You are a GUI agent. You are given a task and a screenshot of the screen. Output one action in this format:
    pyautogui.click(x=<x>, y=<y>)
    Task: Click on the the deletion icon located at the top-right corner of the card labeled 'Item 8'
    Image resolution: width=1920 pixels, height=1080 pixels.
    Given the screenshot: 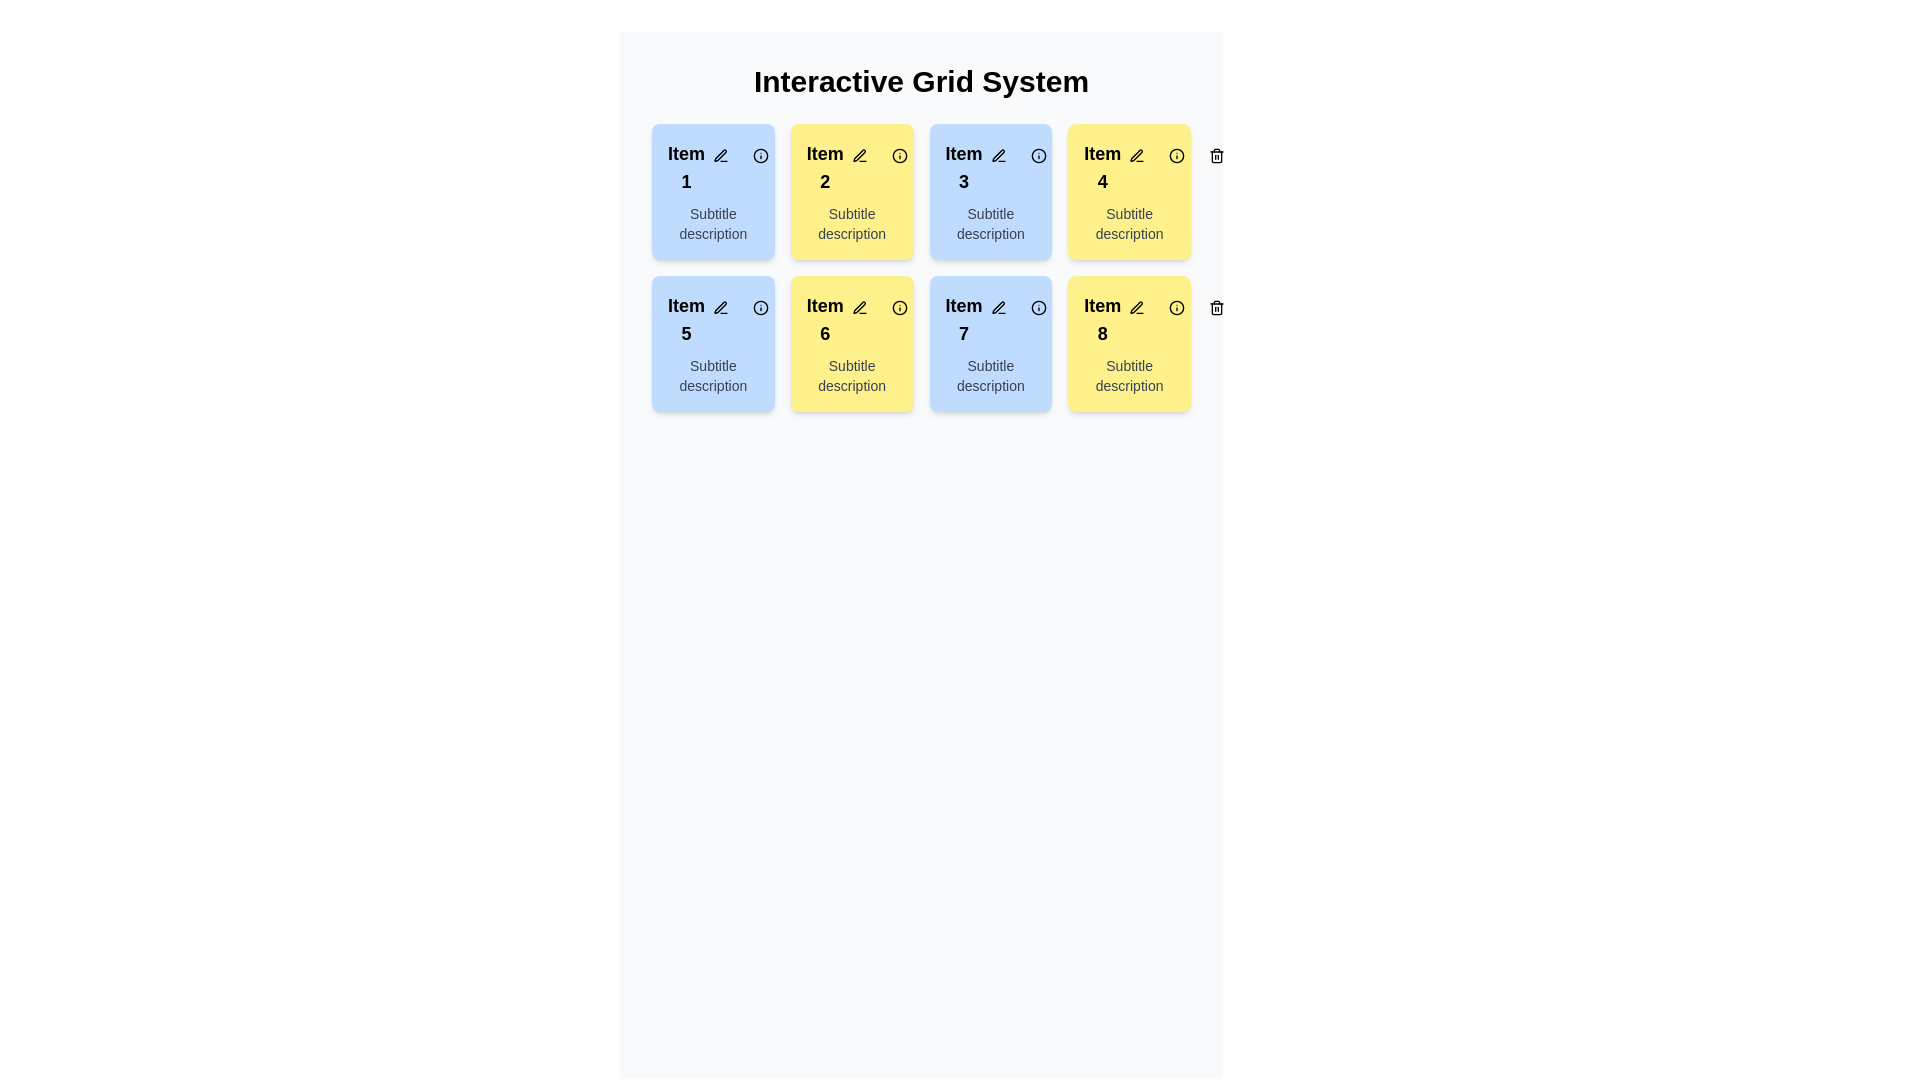 What is the action you would take?
    pyautogui.click(x=1077, y=308)
    